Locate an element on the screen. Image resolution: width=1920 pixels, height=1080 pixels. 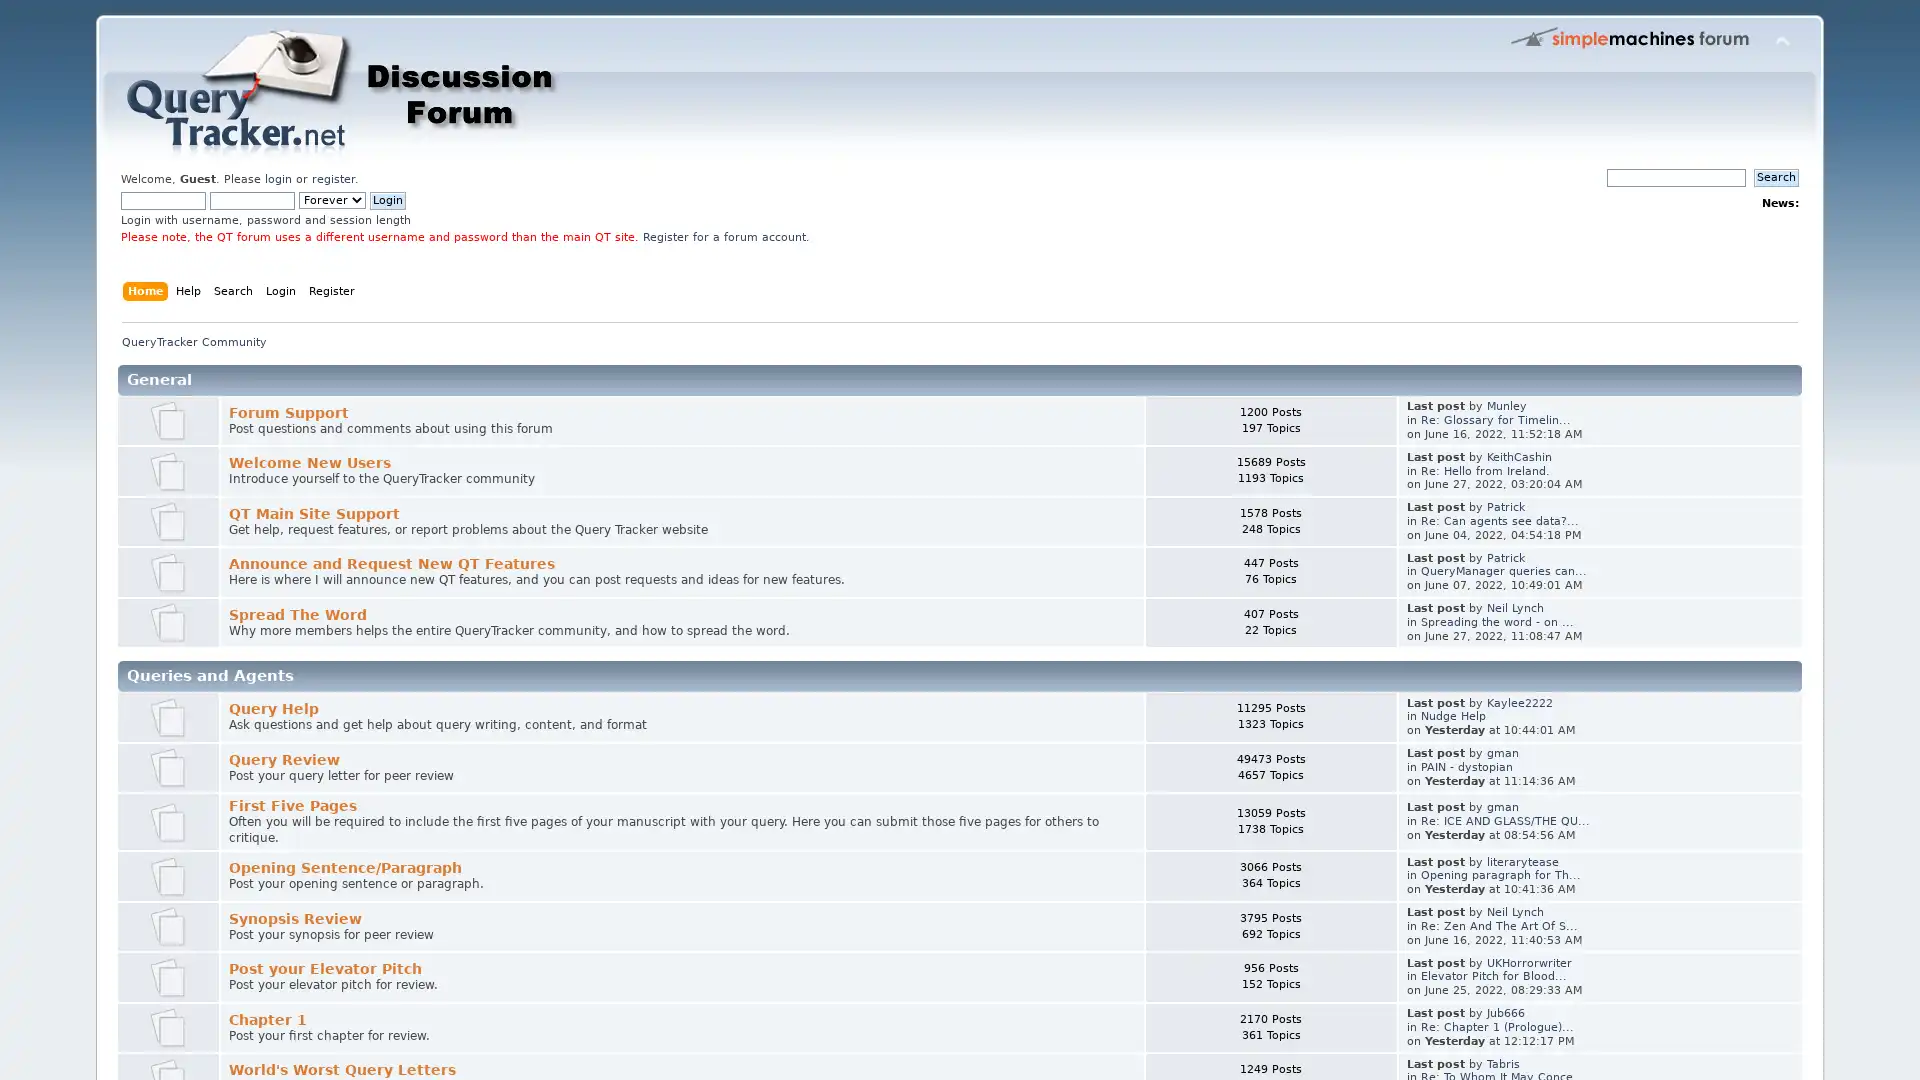
Login is located at coordinates (388, 200).